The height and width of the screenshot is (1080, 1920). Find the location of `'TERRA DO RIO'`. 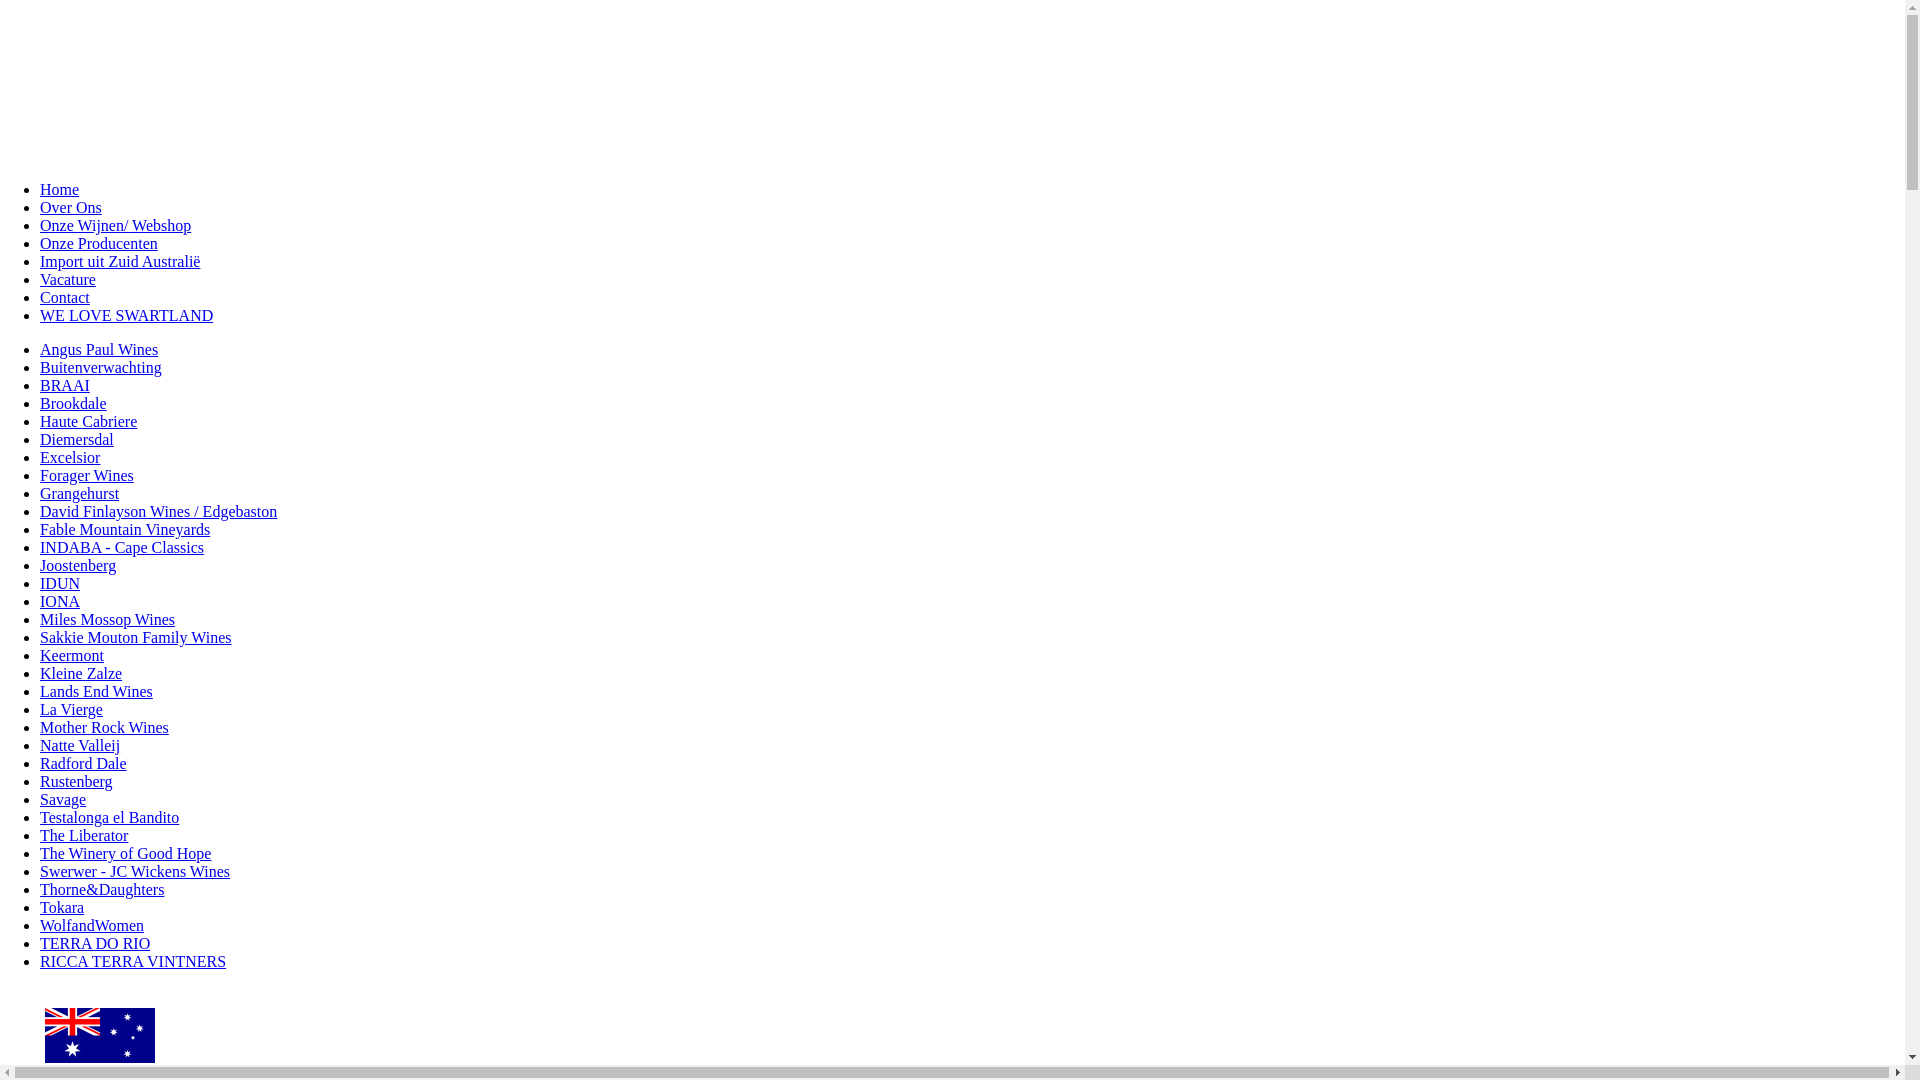

'TERRA DO RIO' is located at coordinates (39, 943).